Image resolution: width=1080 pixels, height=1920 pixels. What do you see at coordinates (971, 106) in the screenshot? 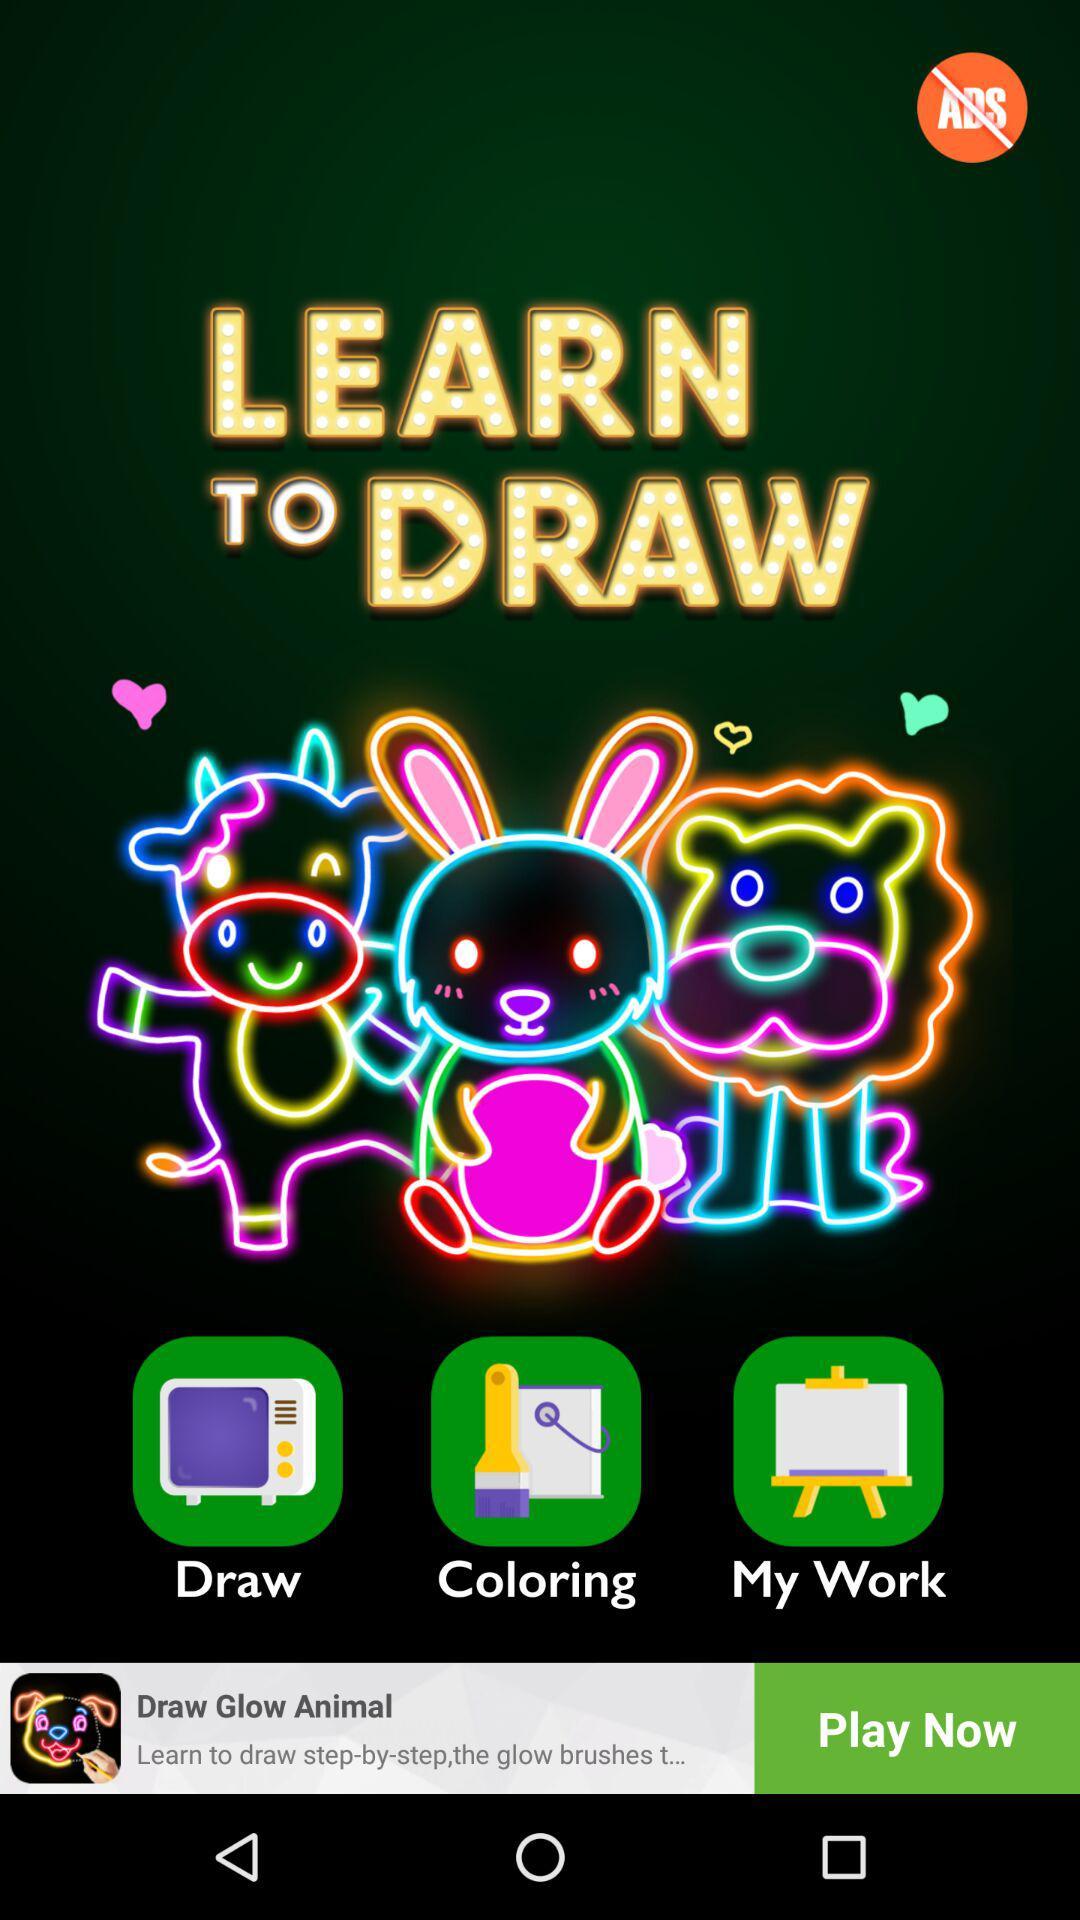
I see `turn off advertisements` at bounding box center [971, 106].